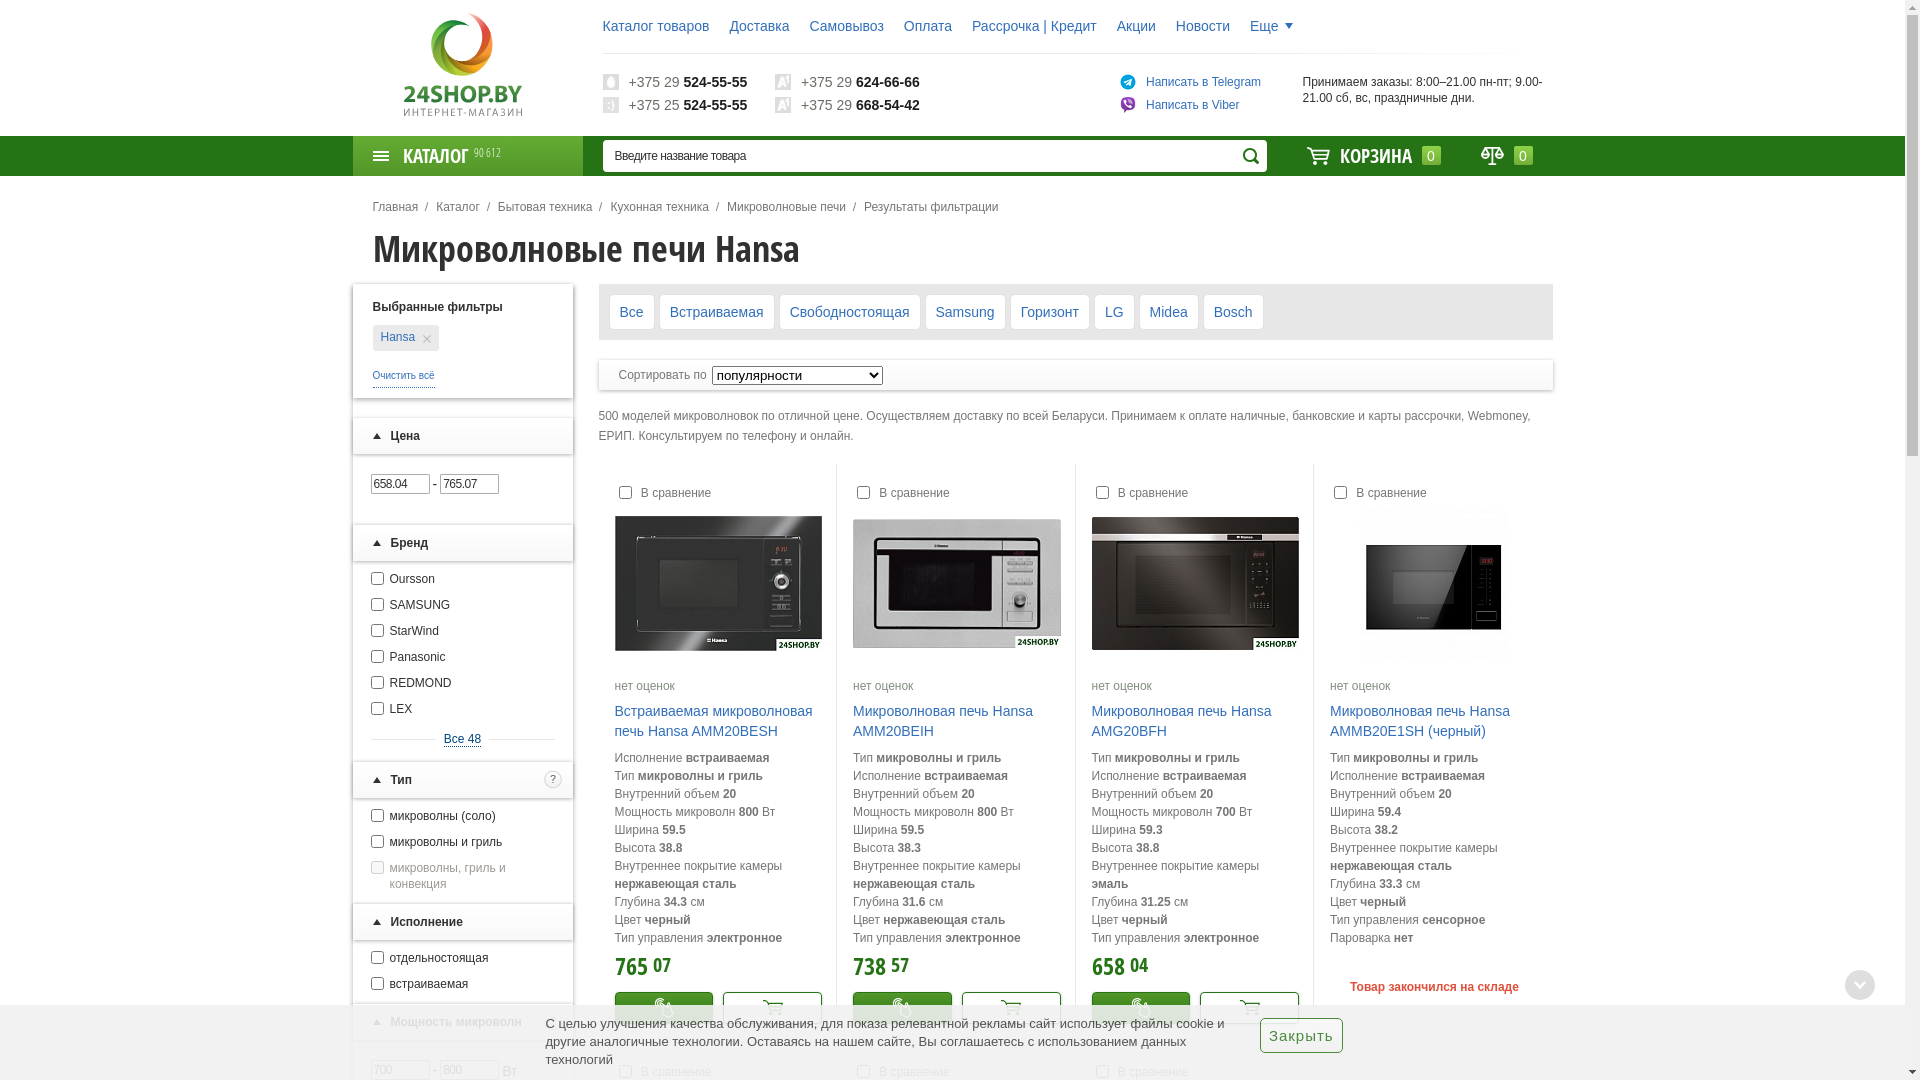 Image resolution: width=1920 pixels, height=1080 pixels. I want to click on 'Bosch', so click(1232, 312).